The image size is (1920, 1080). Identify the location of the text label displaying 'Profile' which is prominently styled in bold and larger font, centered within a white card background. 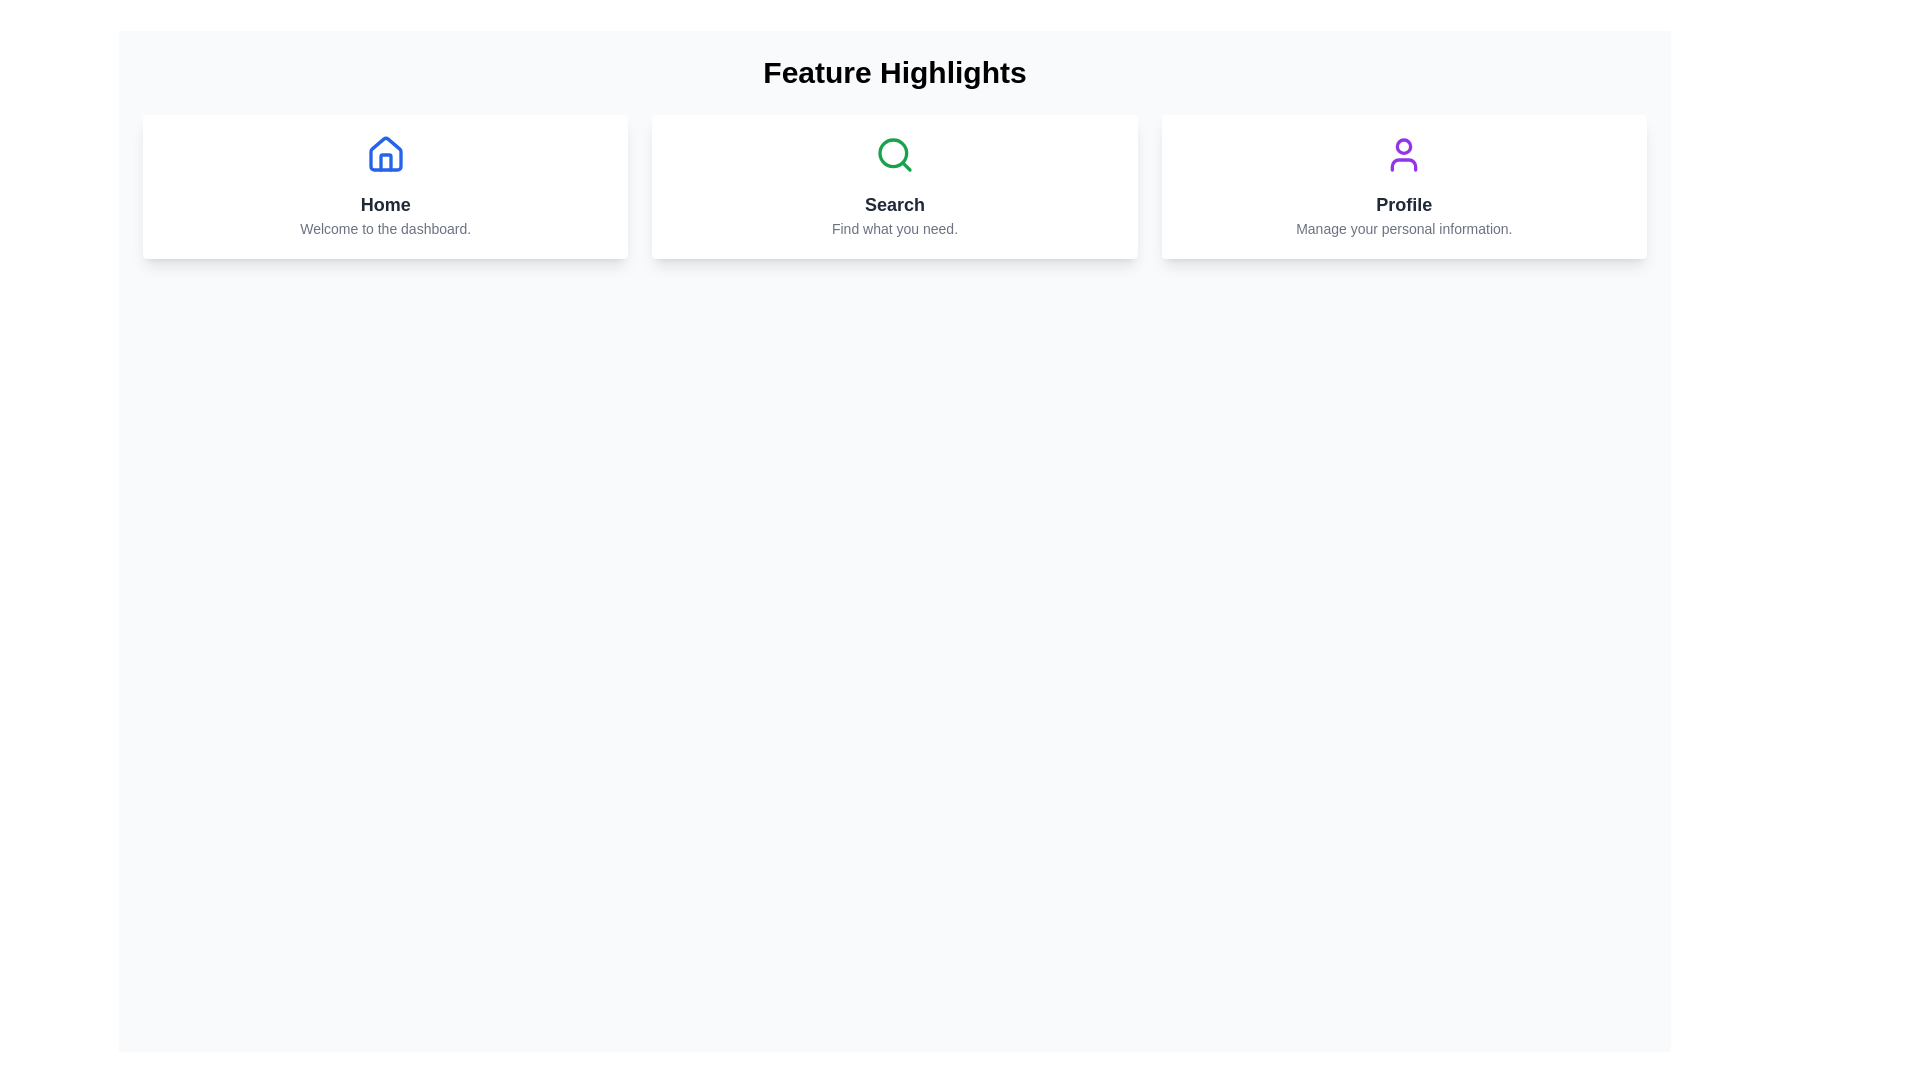
(1403, 204).